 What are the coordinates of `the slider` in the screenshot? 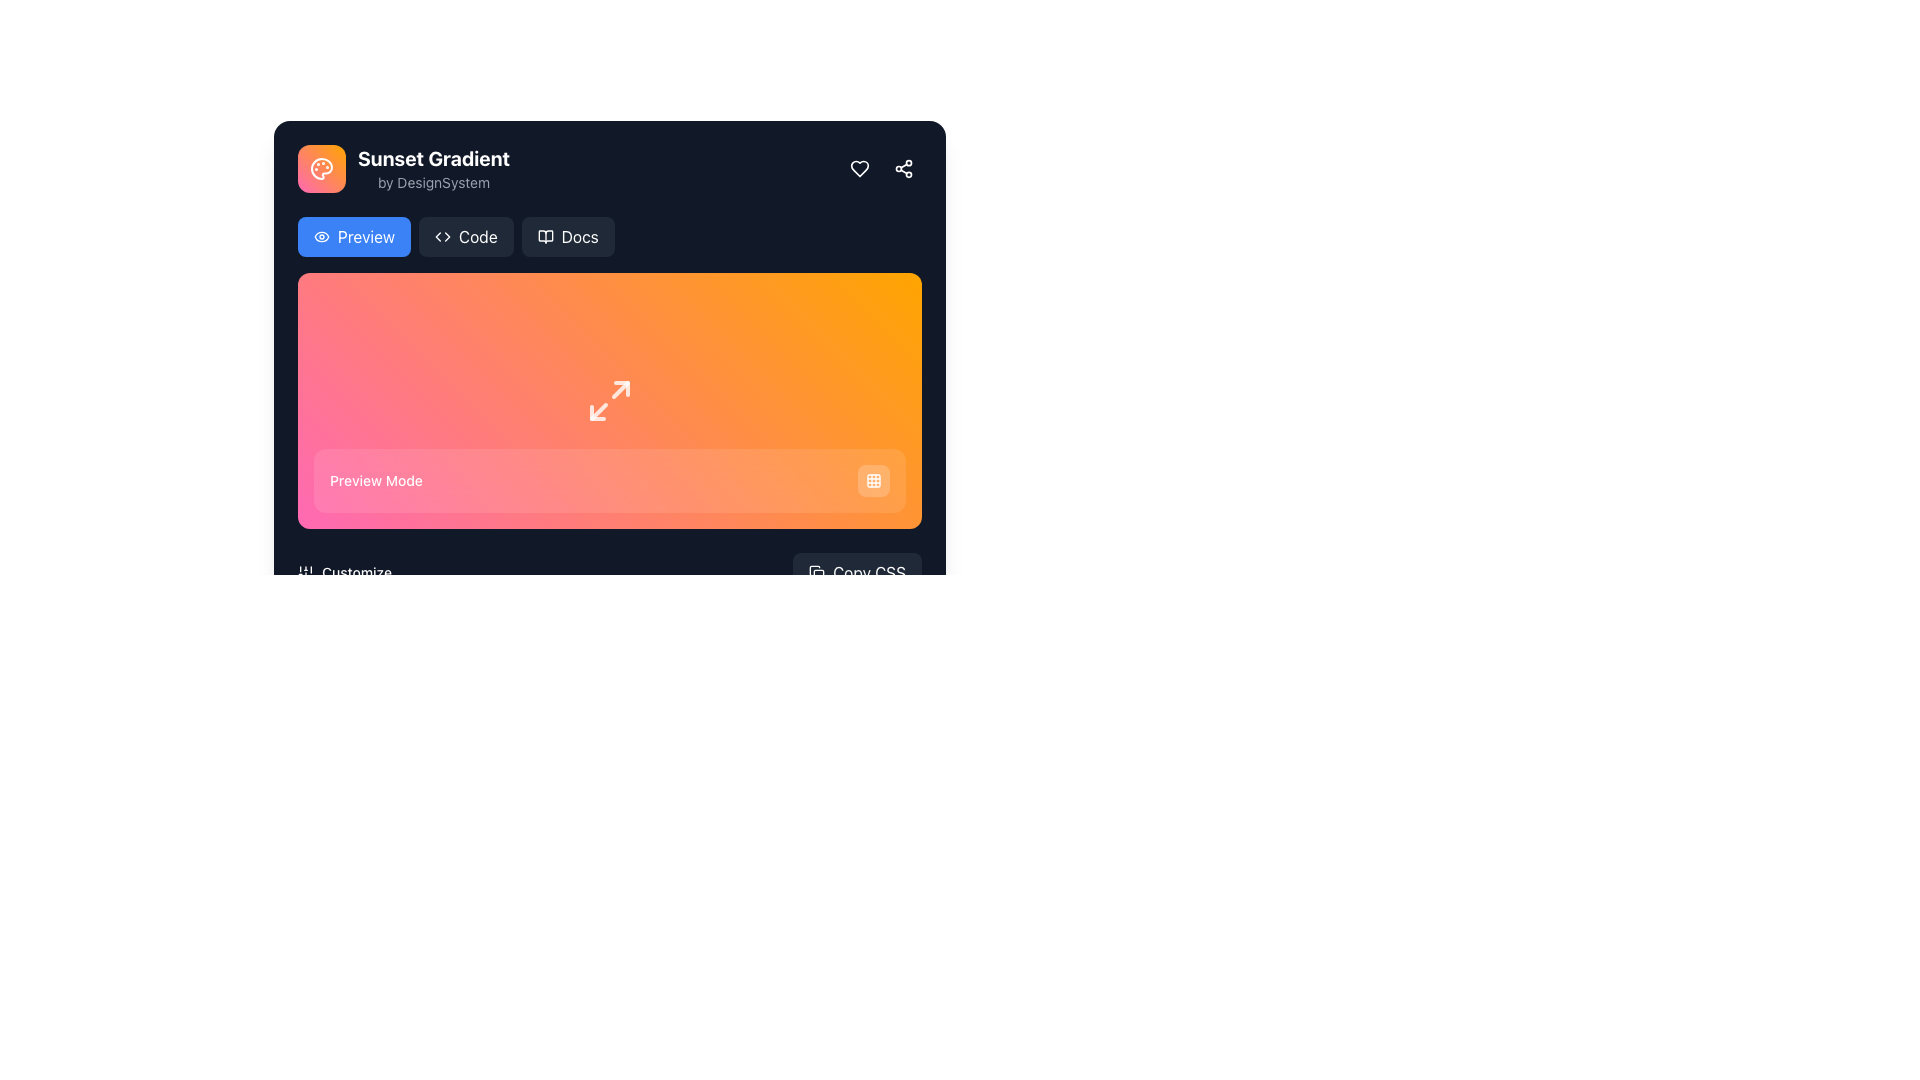 It's located at (856, 736).